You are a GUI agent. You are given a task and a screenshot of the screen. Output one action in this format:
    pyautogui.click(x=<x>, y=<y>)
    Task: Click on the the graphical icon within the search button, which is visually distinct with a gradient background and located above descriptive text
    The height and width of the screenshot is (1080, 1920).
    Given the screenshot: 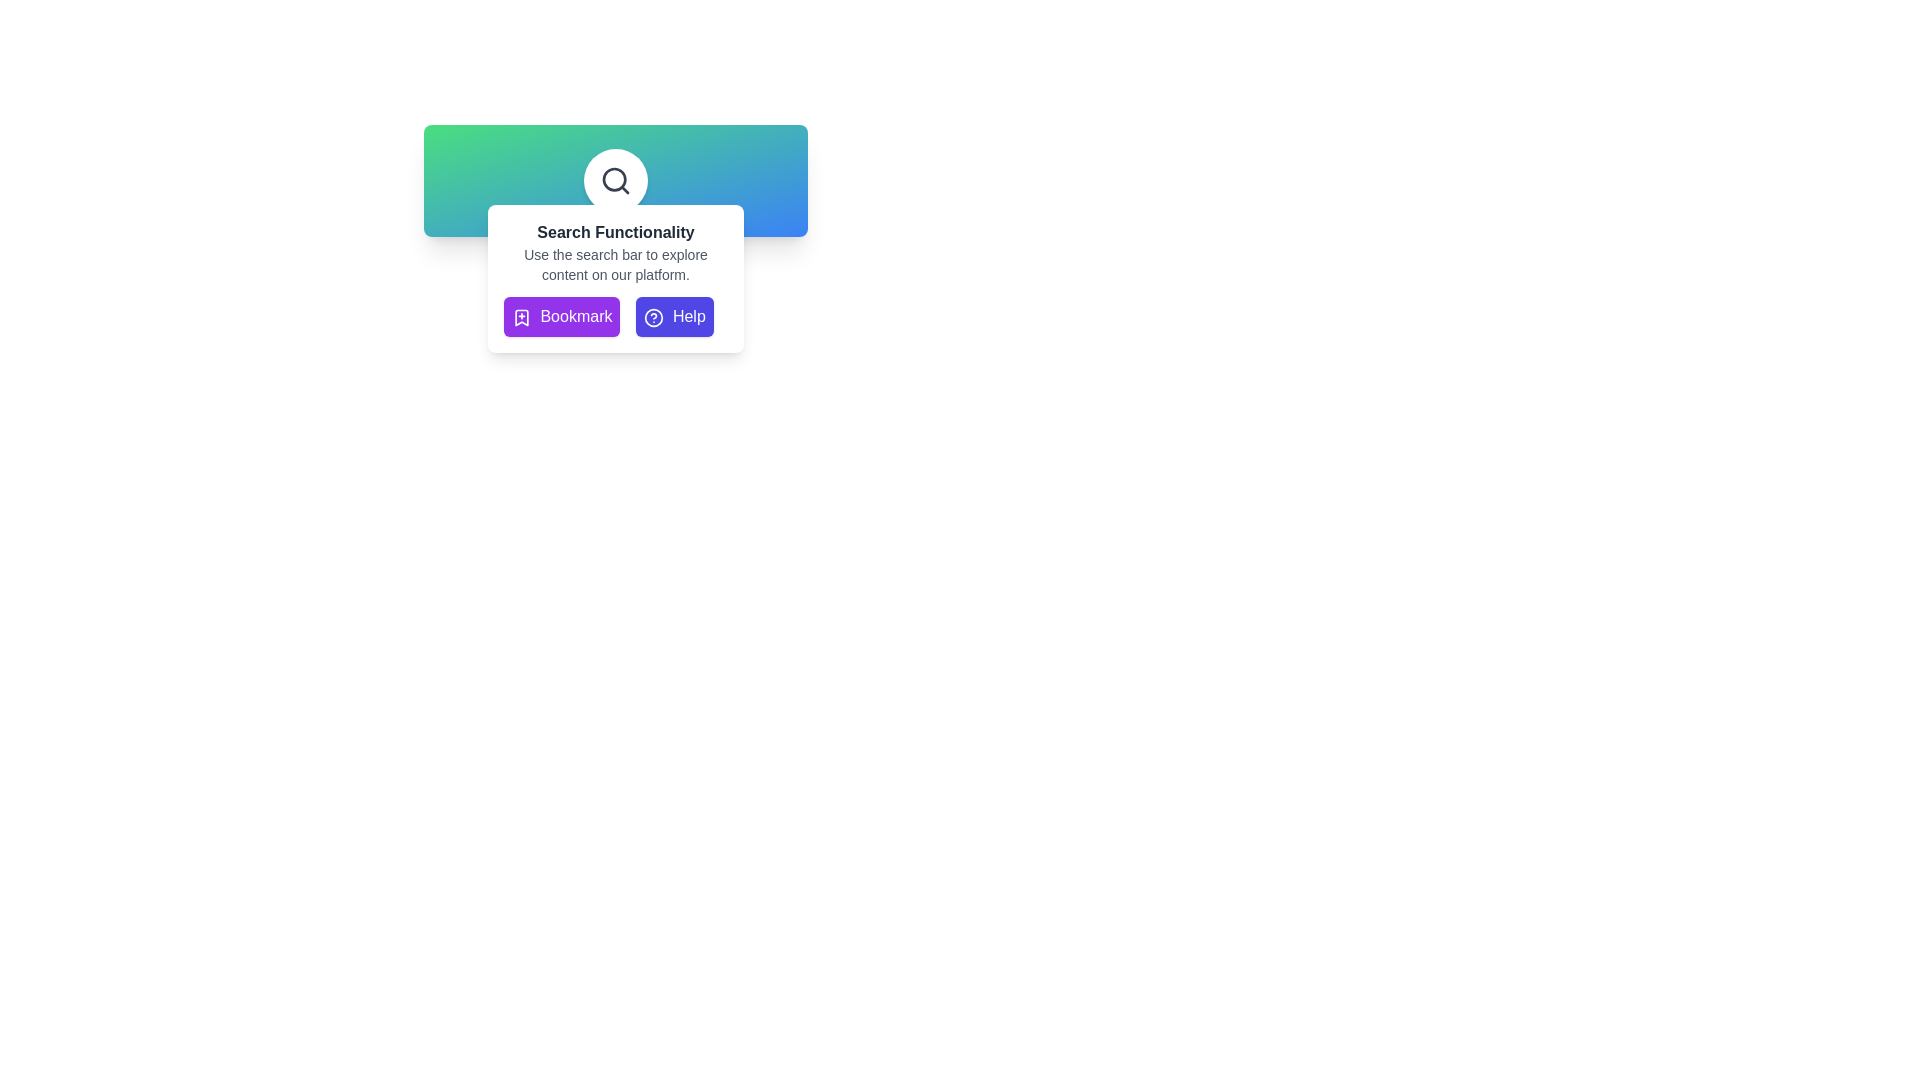 What is the action you would take?
    pyautogui.click(x=614, y=181)
    